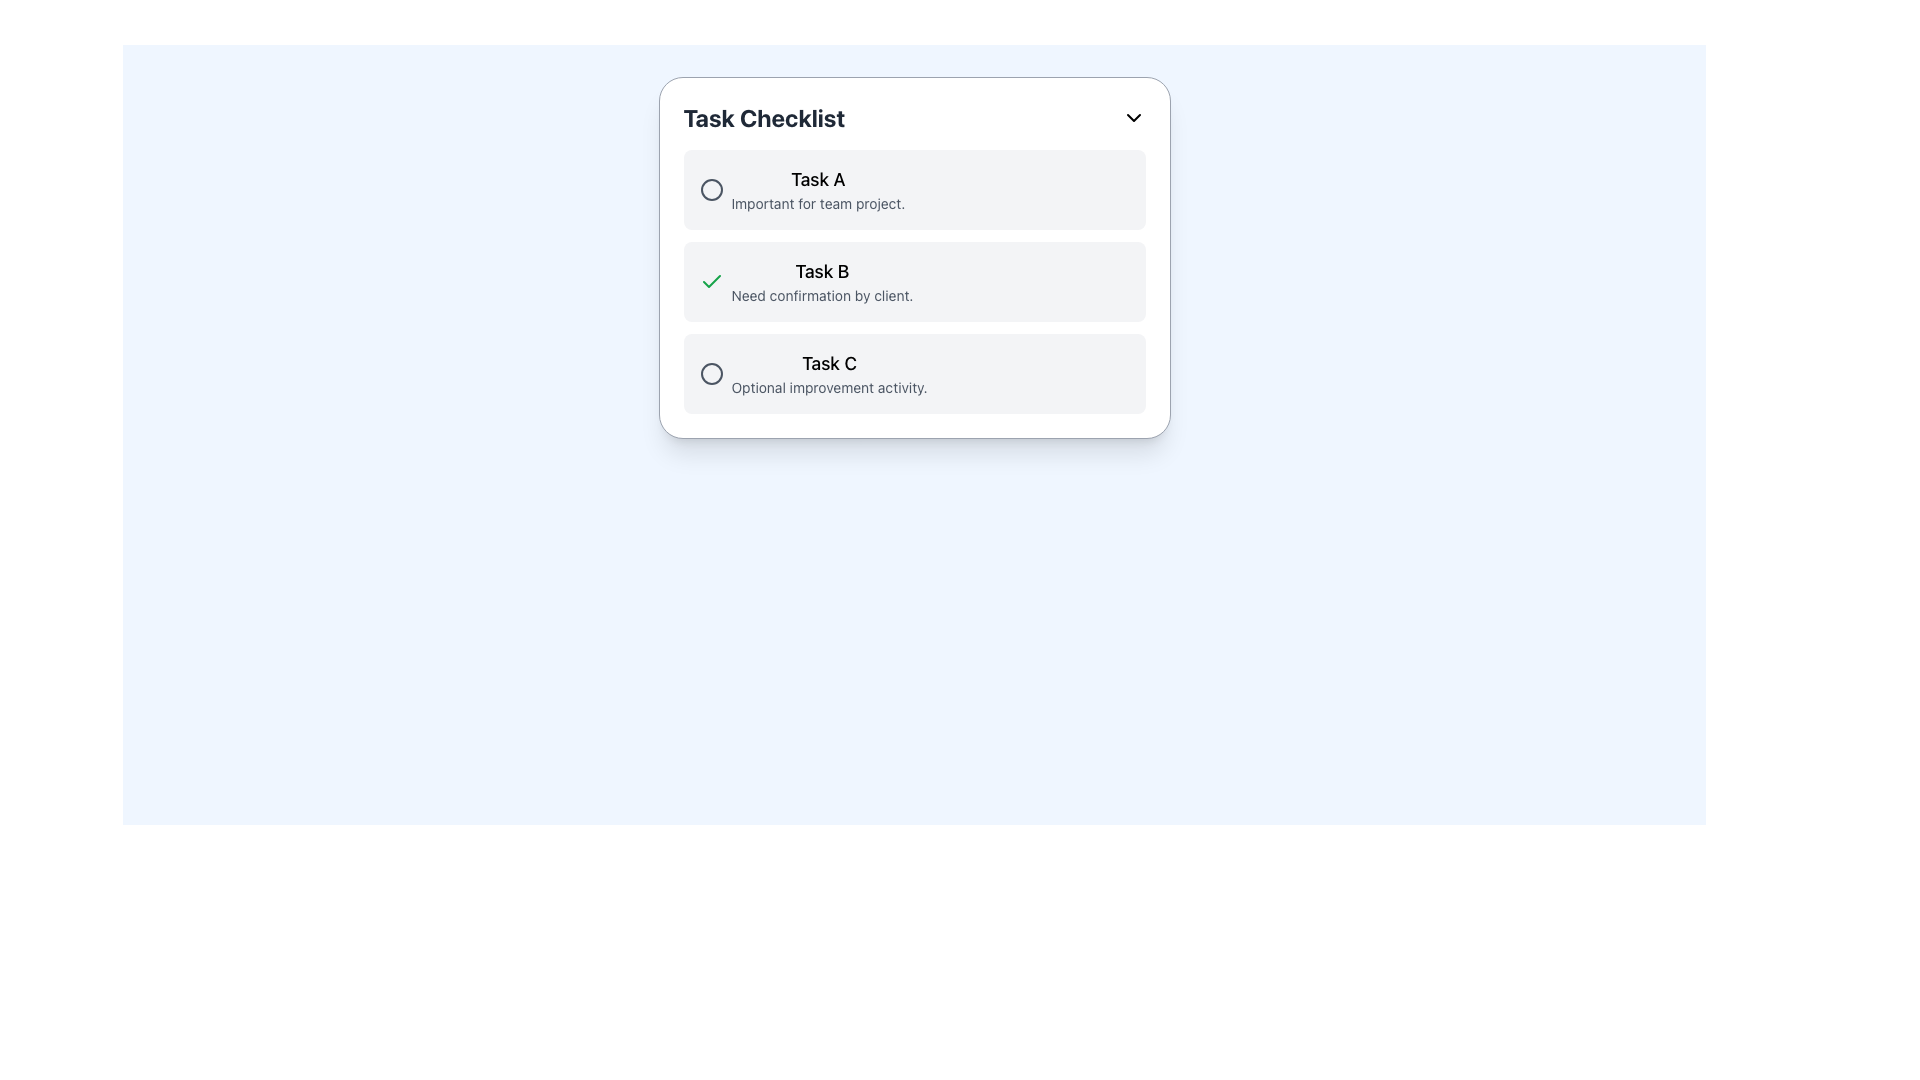 Image resolution: width=1920 pixels, height=1080 pixels. Describe the element at coordinates (711, 189) in the screenshot. I see `the completed task marker icon located in the top-left section of the Task Checklist interface, next to the first task item labeled 'Task A'` at that location.